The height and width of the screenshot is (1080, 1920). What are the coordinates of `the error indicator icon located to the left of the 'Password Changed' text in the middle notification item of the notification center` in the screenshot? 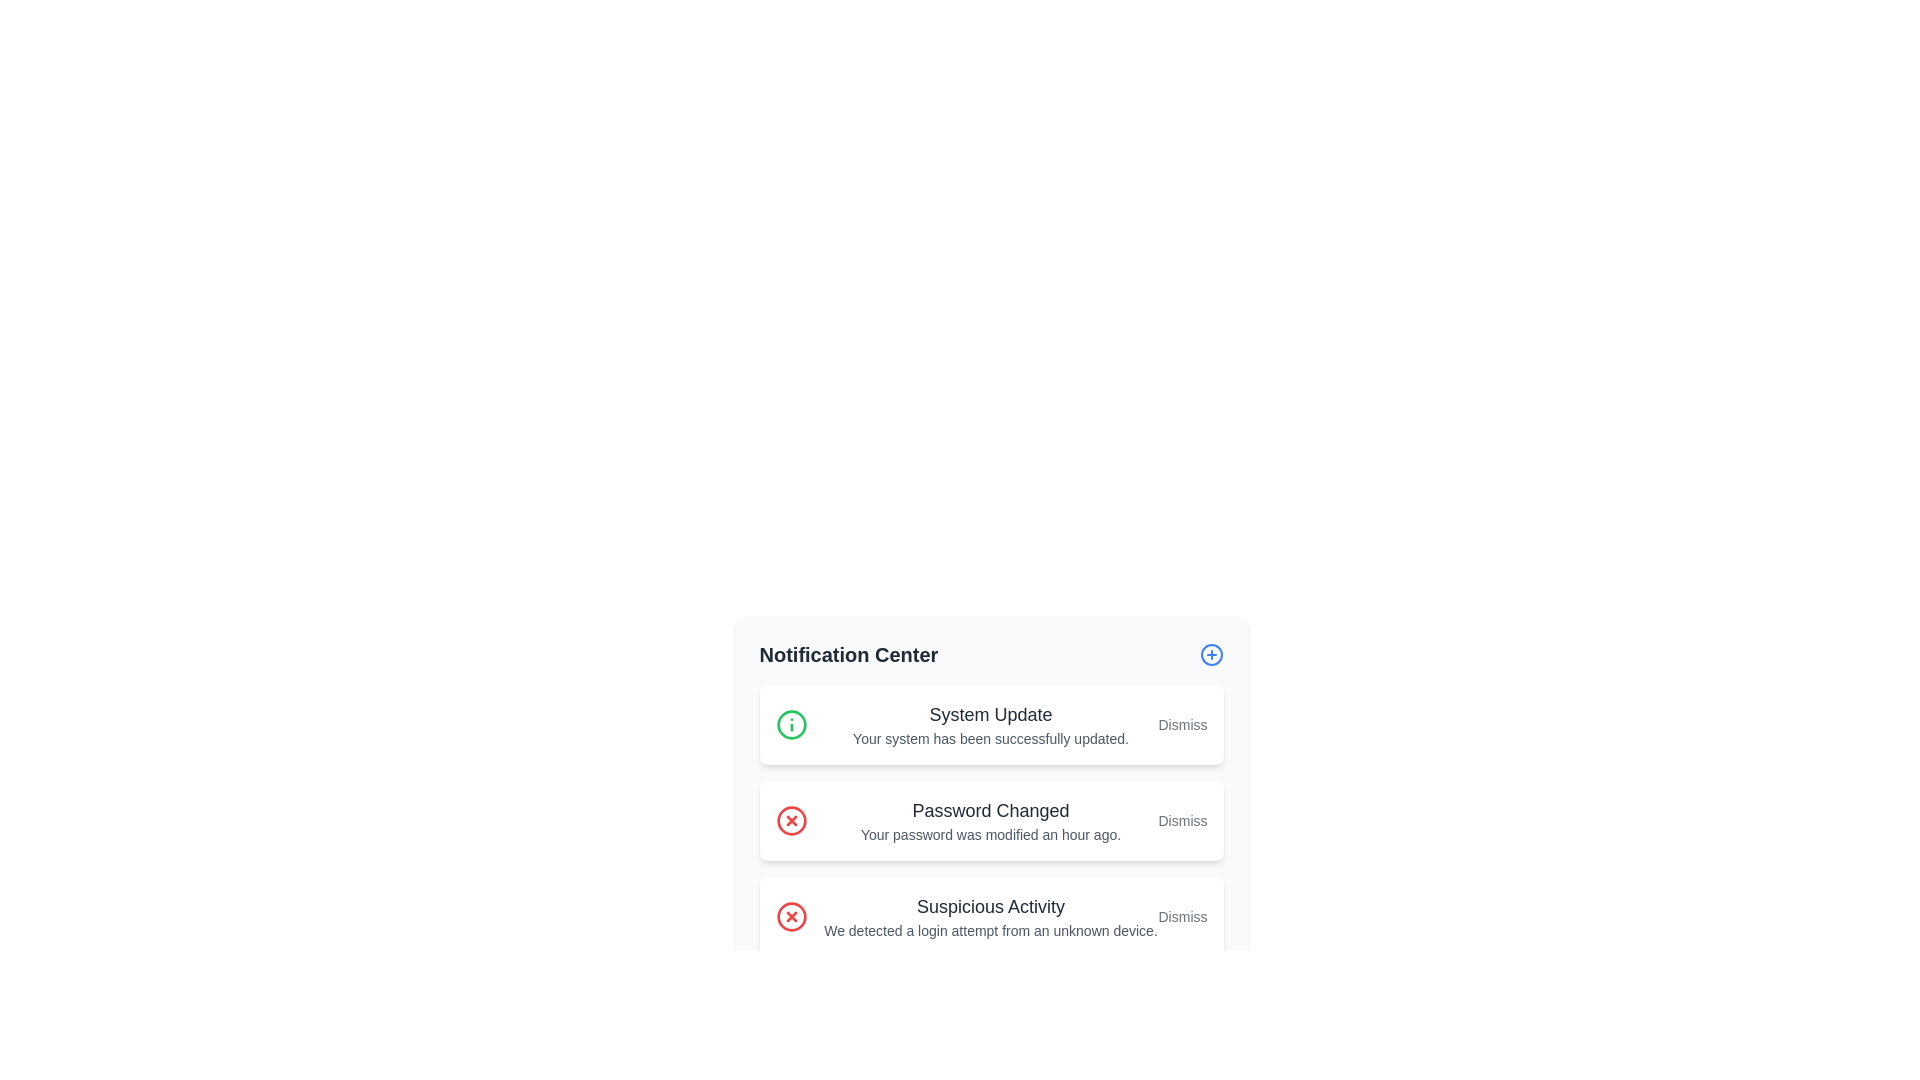 It's located at (790, 821).